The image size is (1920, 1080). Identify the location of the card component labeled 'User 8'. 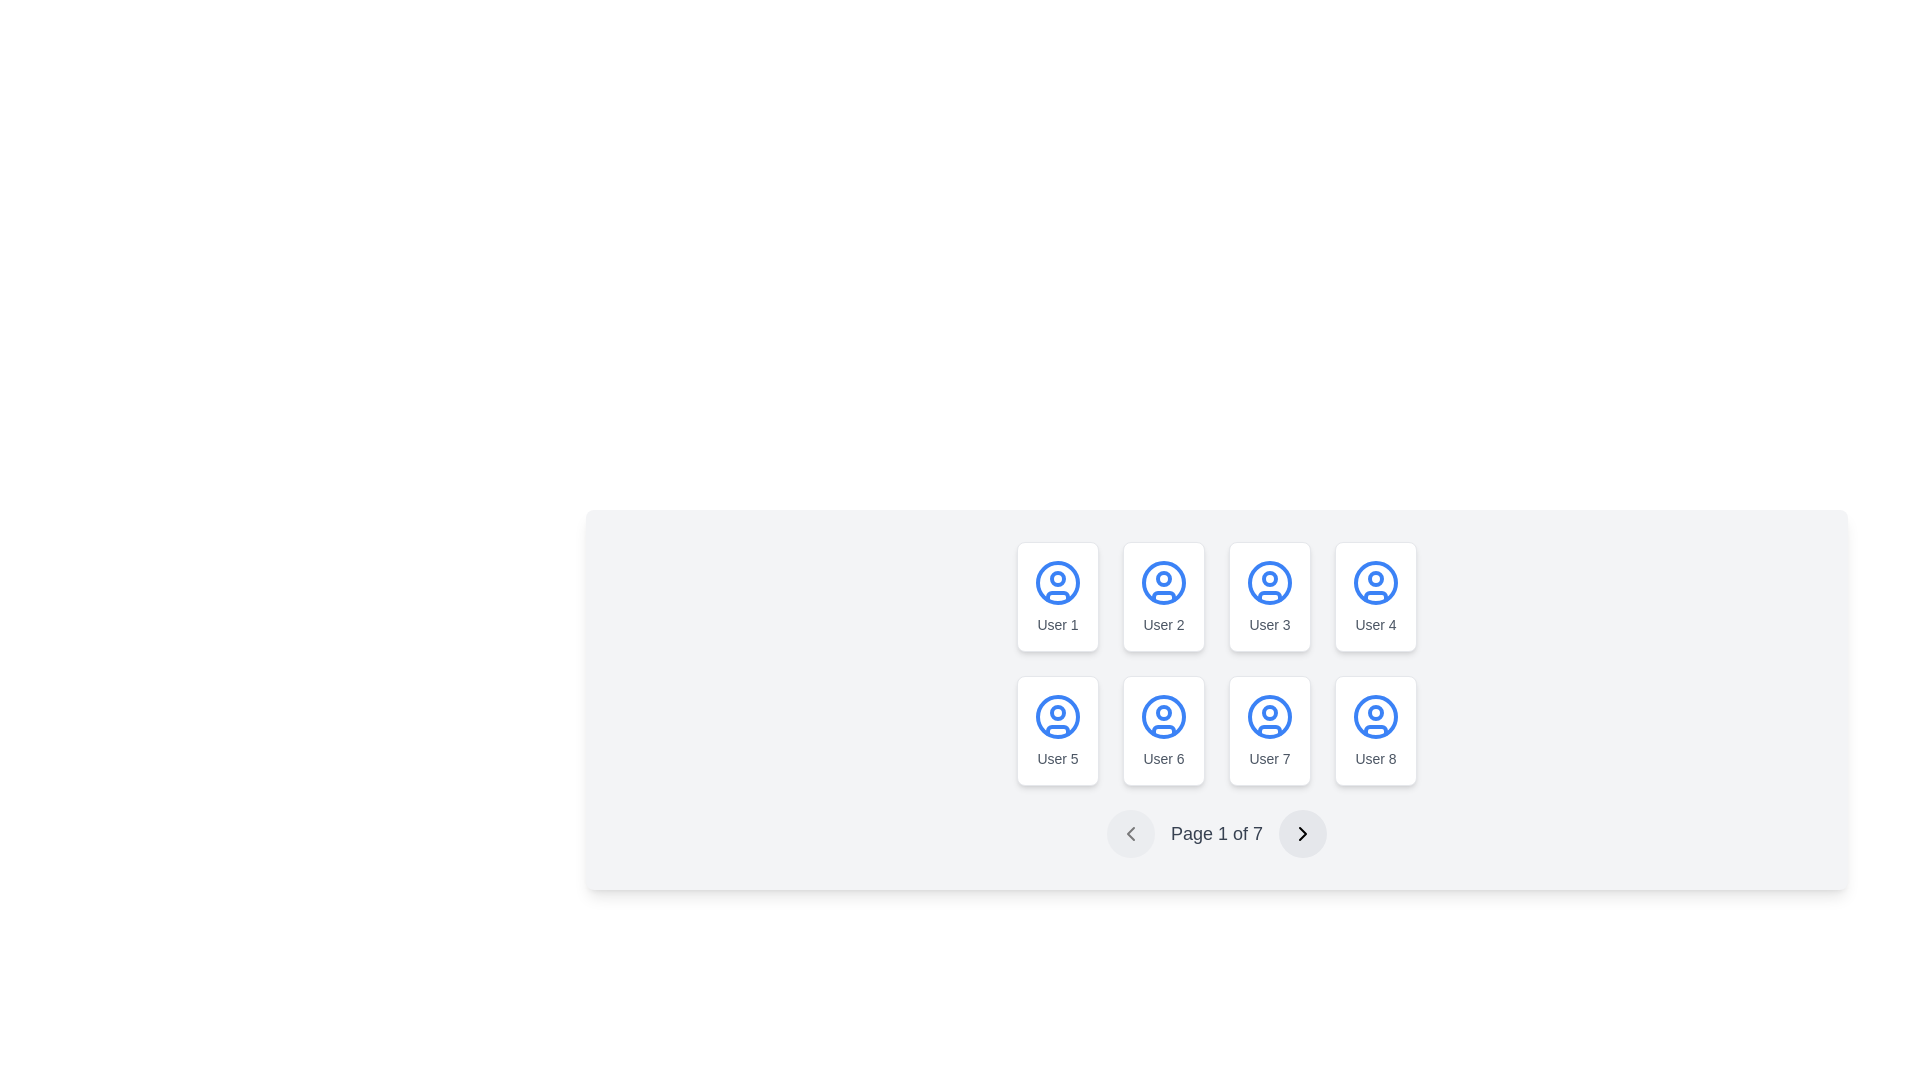
(1375, 731).